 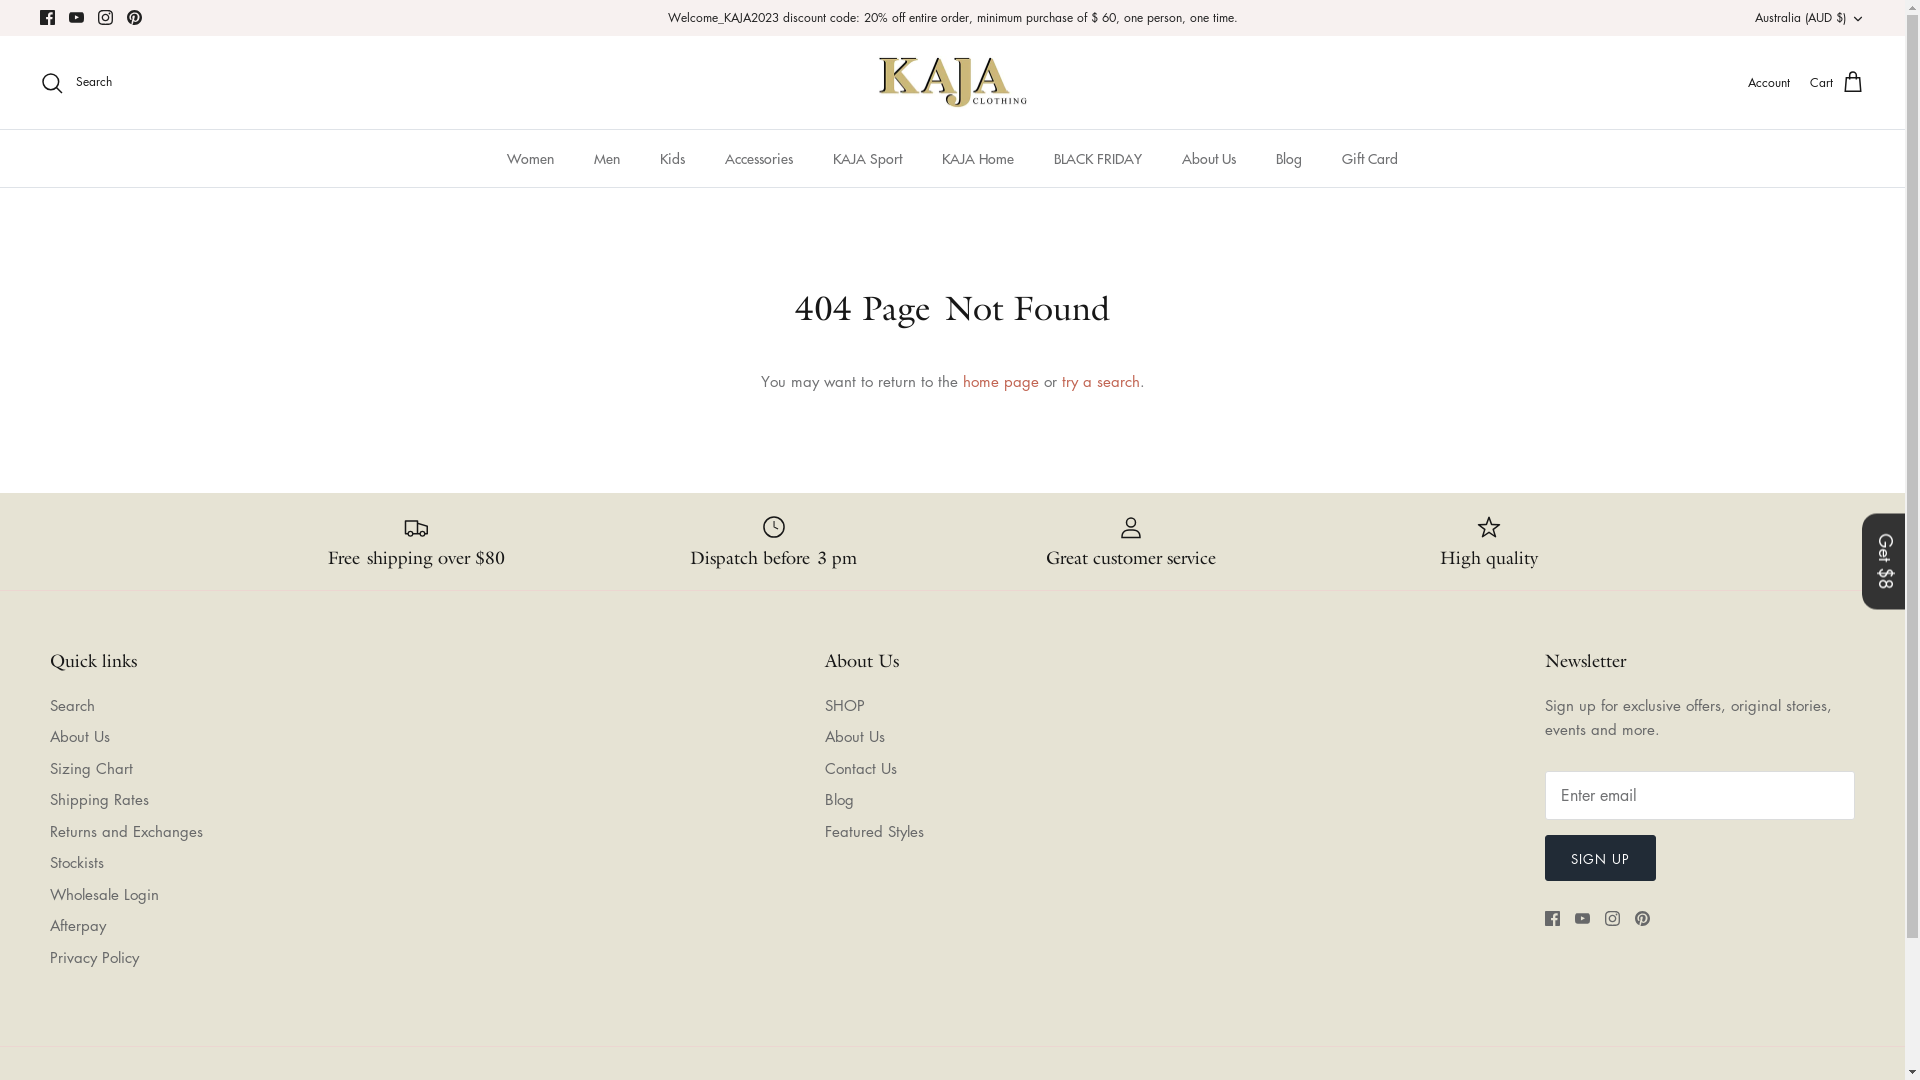 I want to click on 'Women', so click(x=530, y=157).